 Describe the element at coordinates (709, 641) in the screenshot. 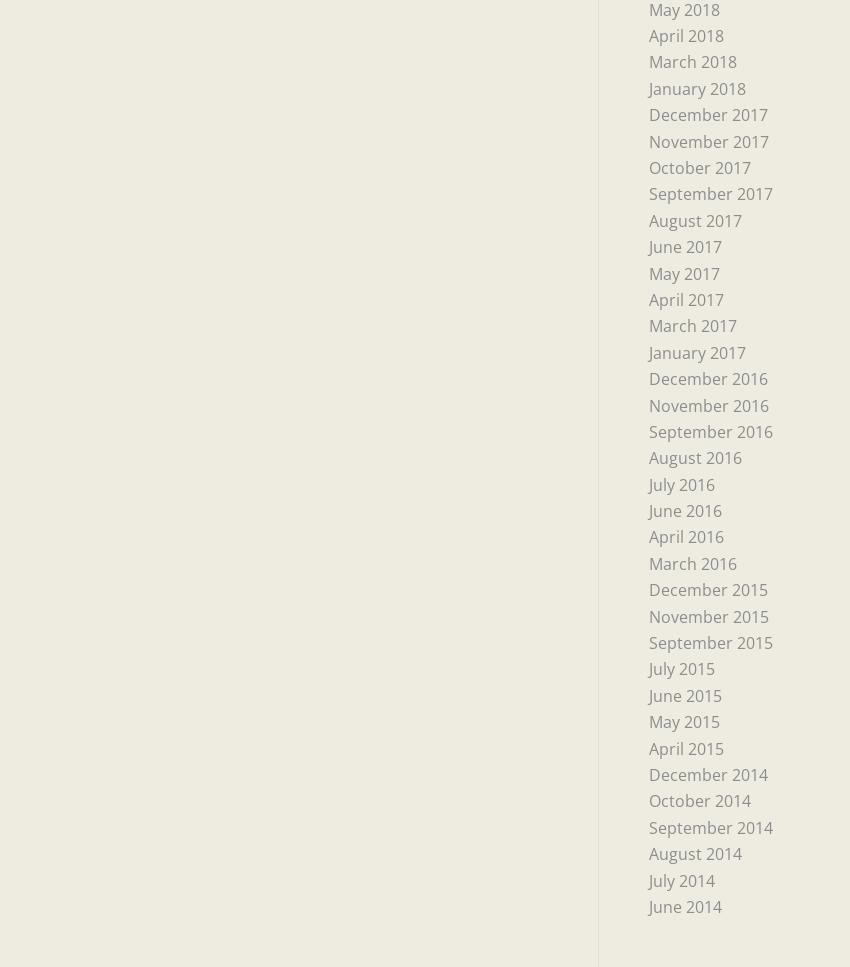

I see `'September 2015'` at that location.